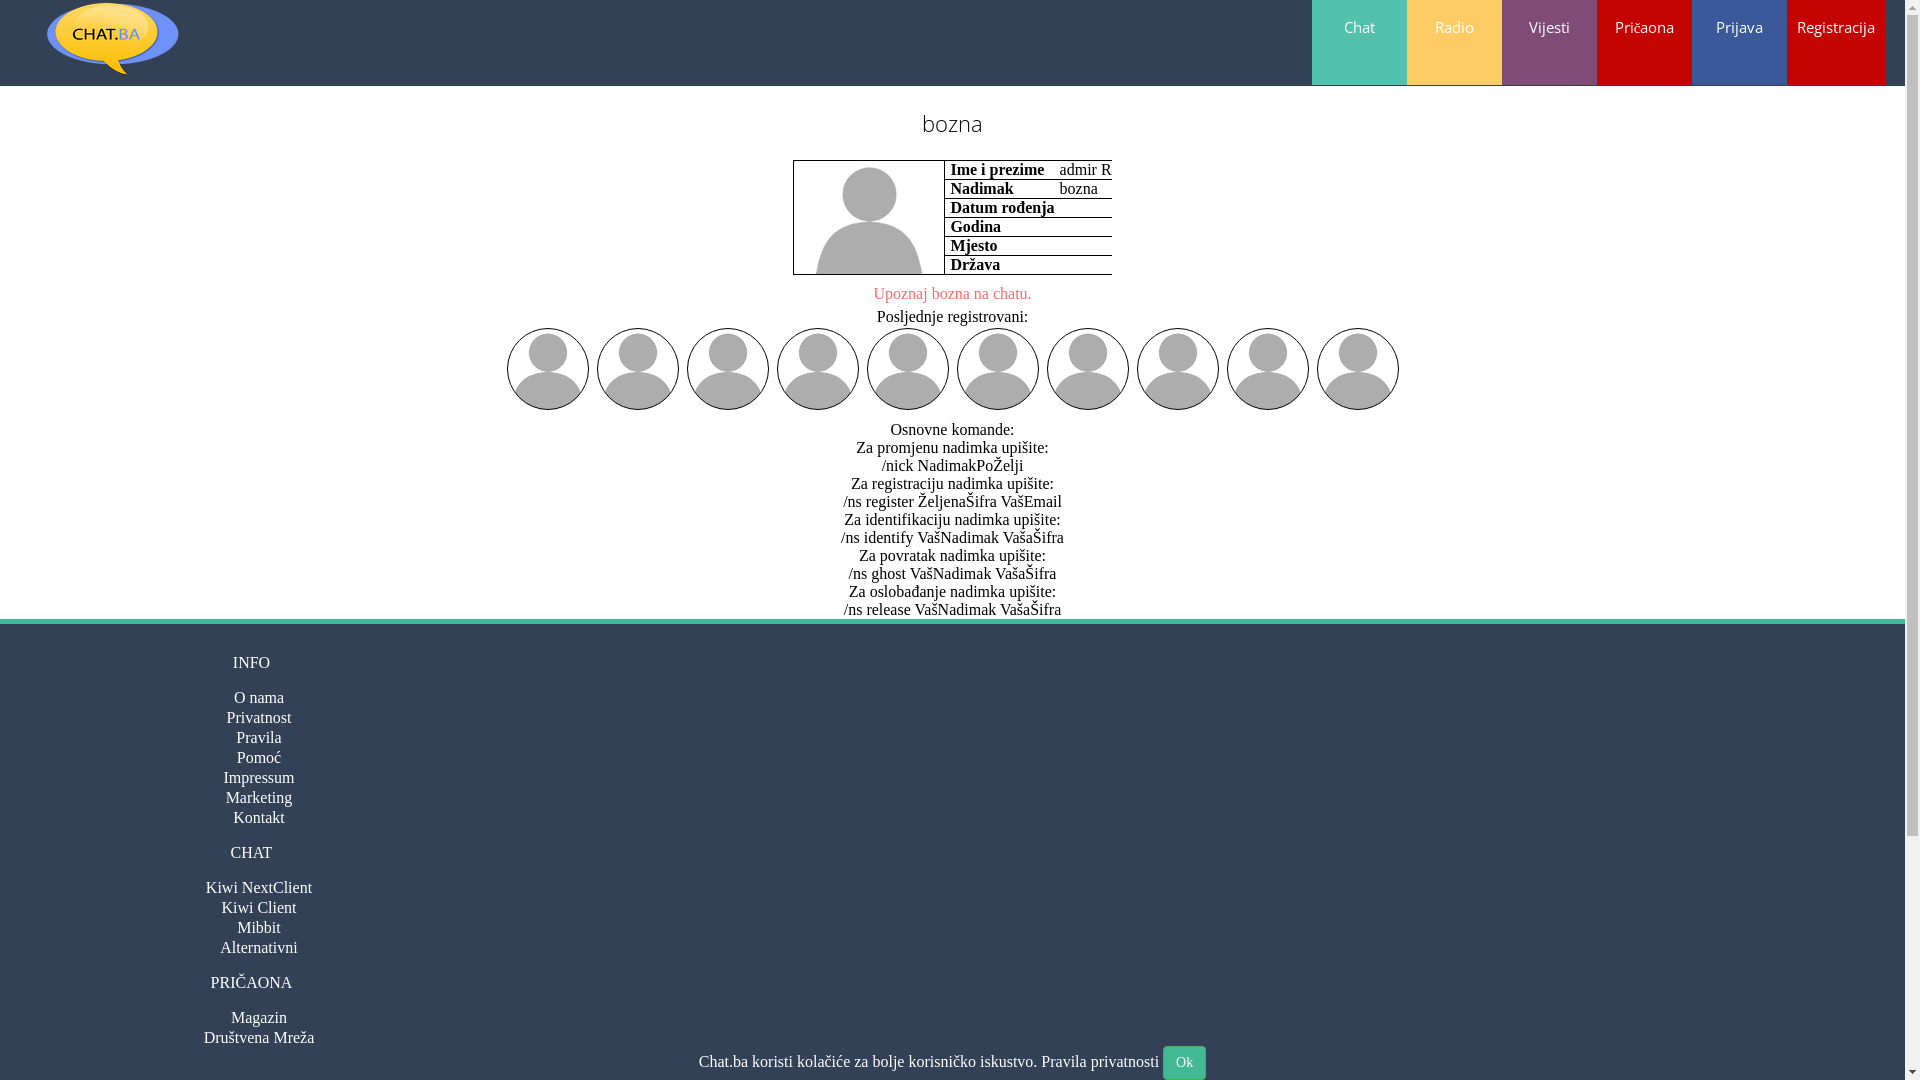  Describe the element at coordinates (257, 737) in the screenshot. I see `'Pravila'` at that location.